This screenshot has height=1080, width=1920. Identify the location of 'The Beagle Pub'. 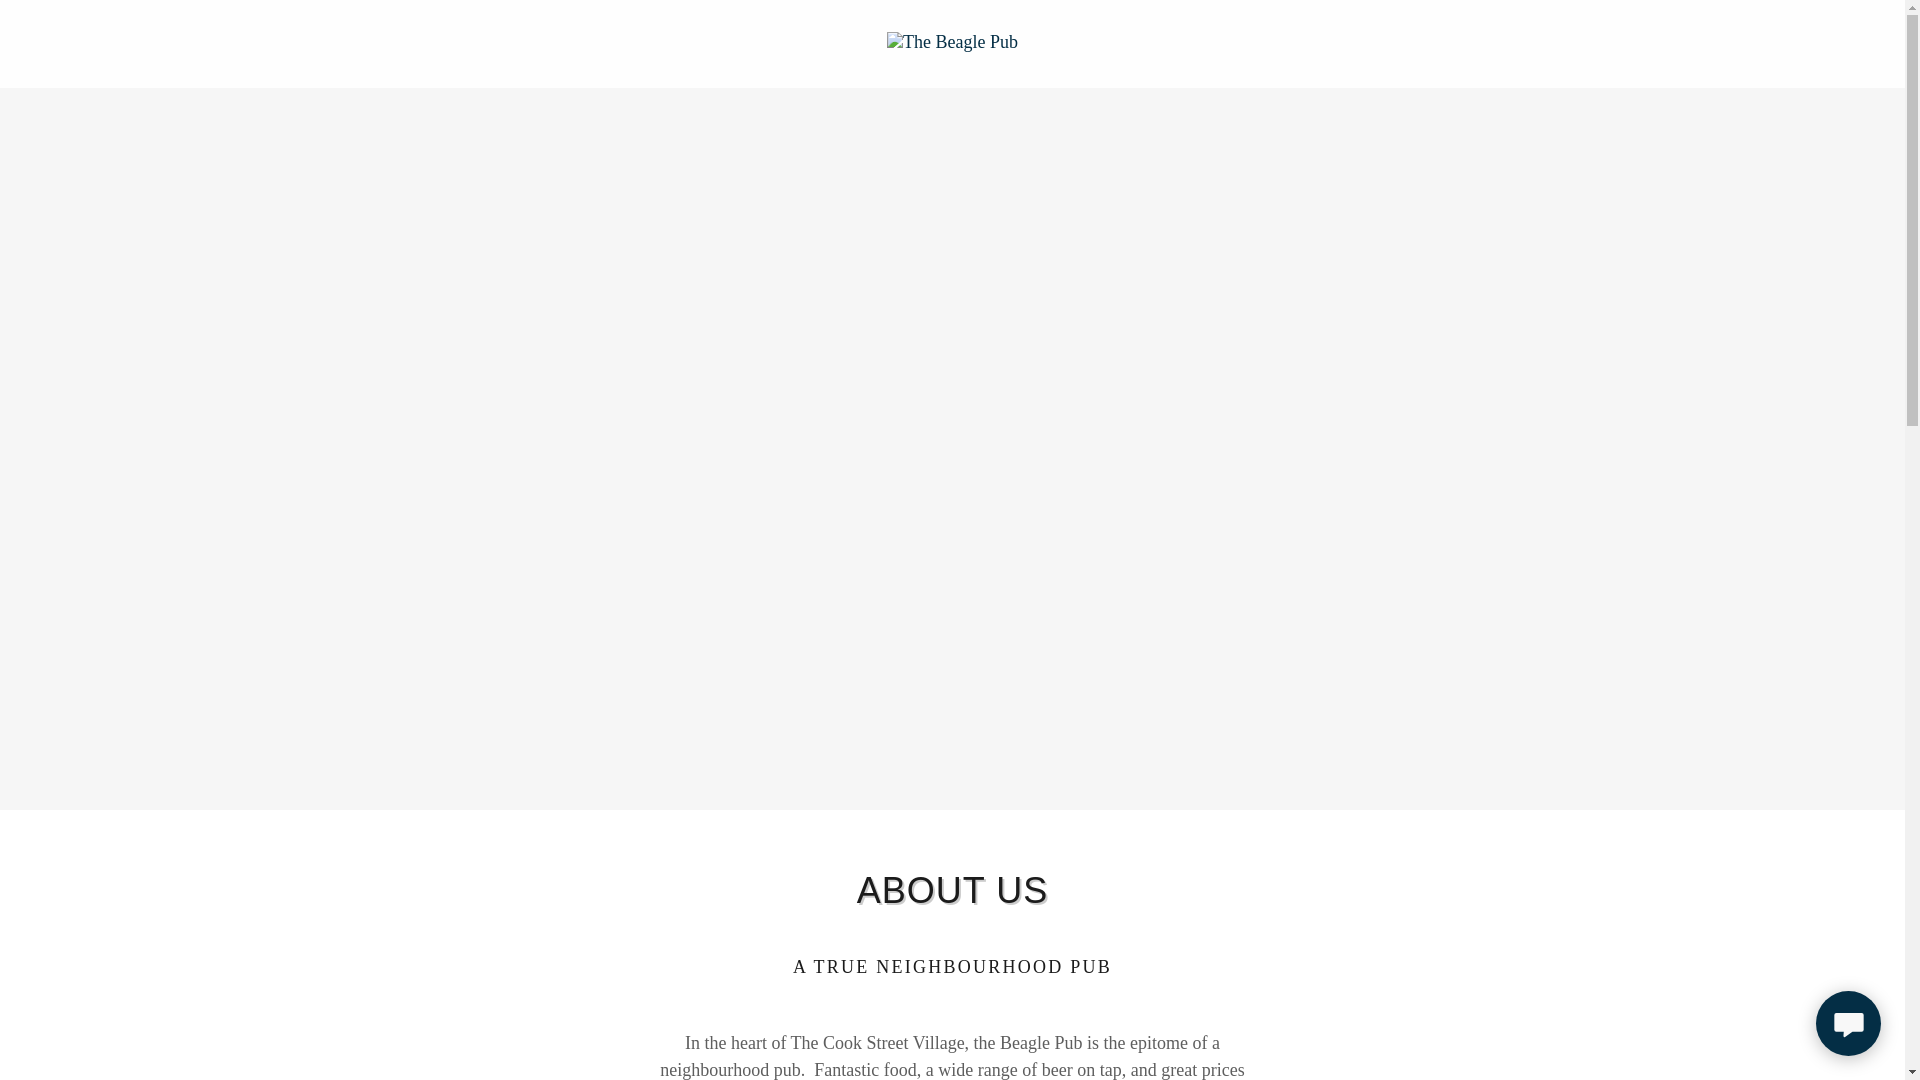
(950, 39).